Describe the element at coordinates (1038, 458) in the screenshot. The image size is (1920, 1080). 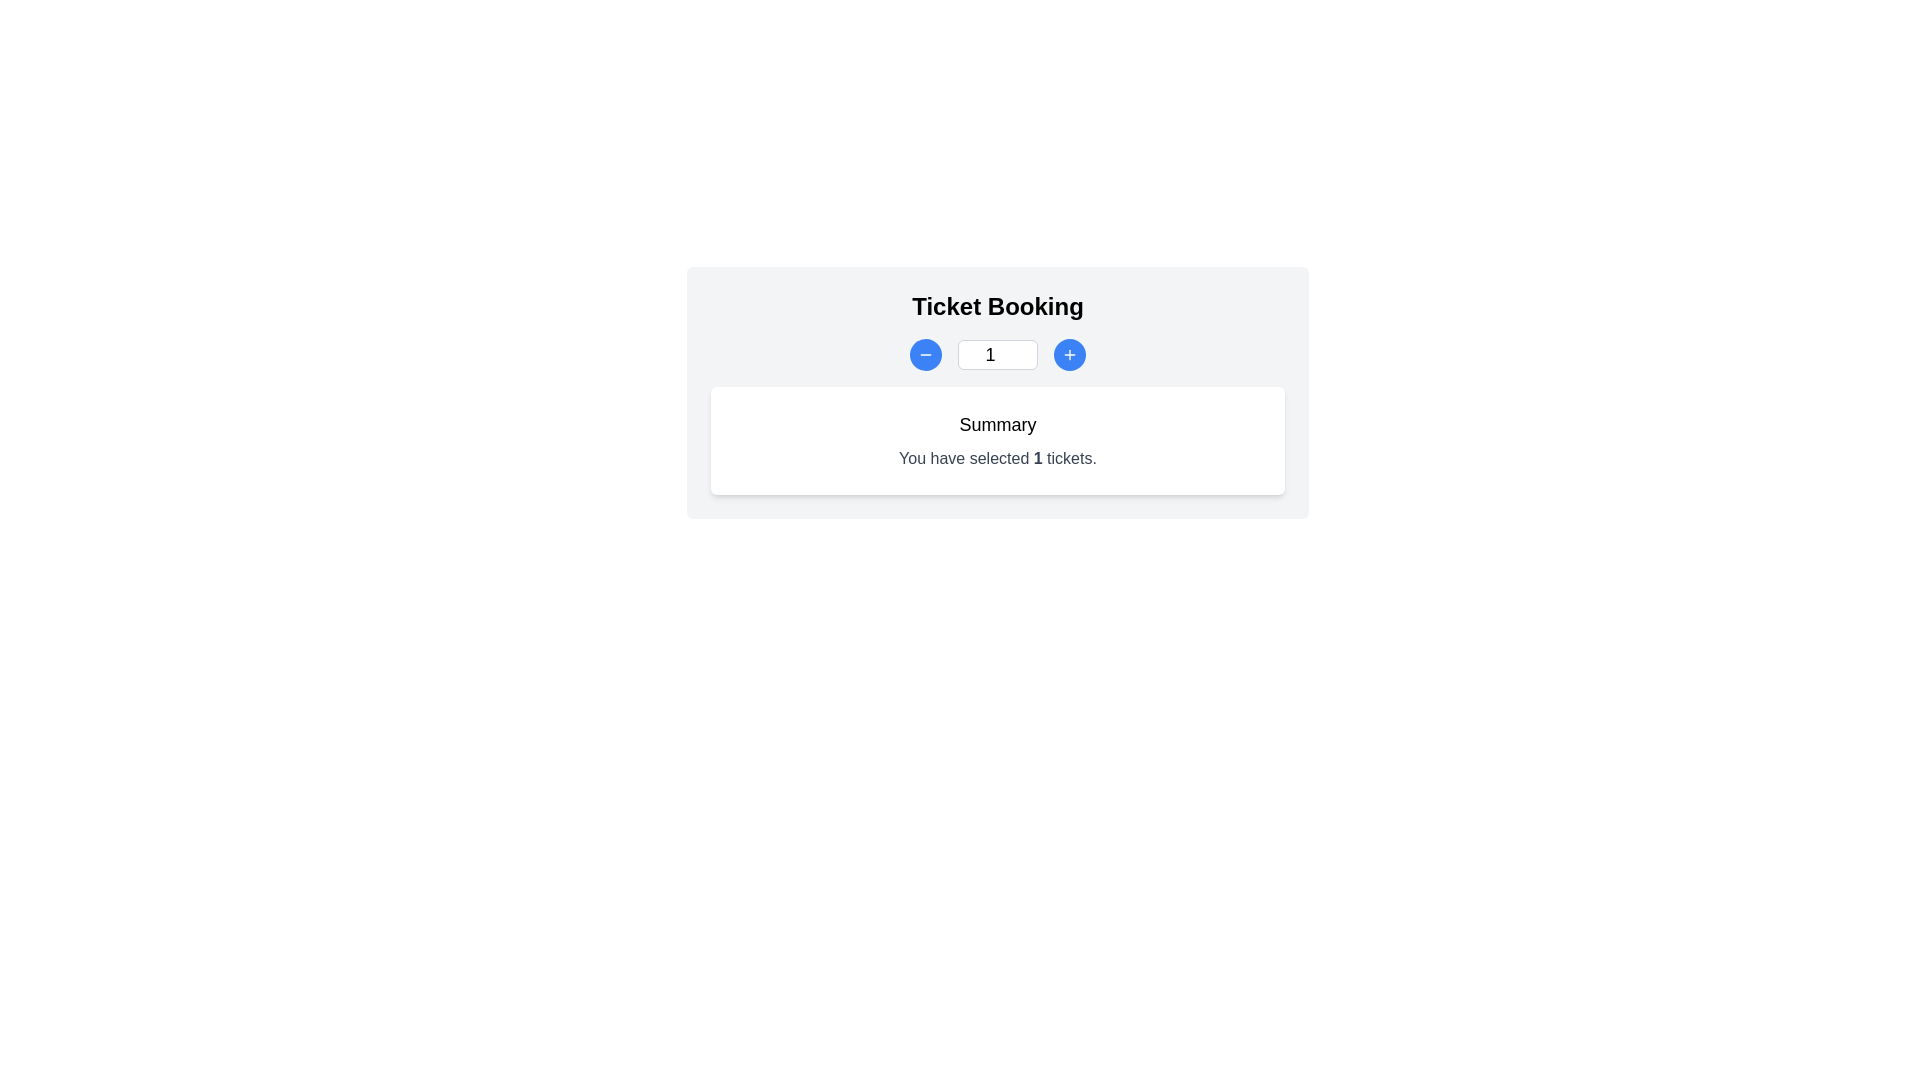
I see `the emphasized numerical part of the text 'You have selected 1 tickets.' which displays the count of tickets selected` at that location.